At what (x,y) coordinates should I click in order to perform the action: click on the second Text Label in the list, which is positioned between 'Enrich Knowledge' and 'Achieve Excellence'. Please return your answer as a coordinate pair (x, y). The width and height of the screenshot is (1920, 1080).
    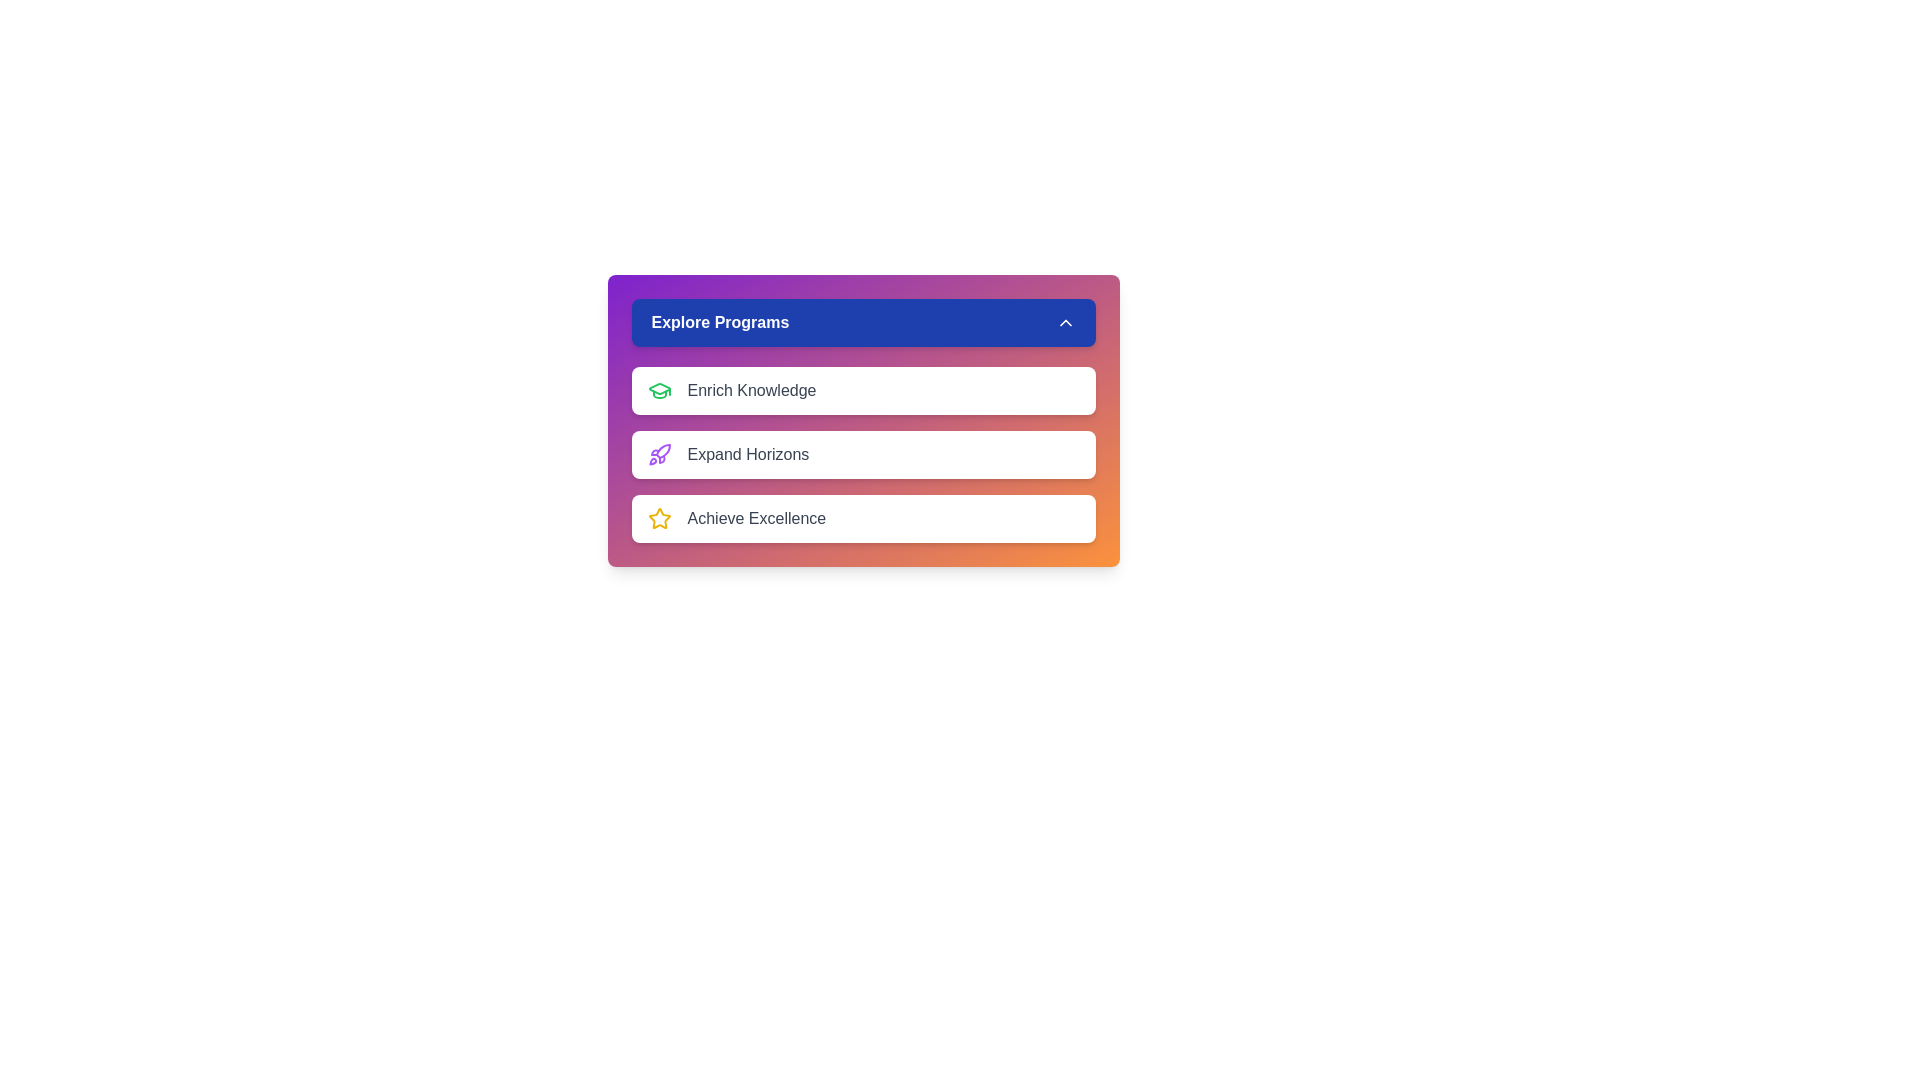
    Looking at the image, I should click on (747, 455).